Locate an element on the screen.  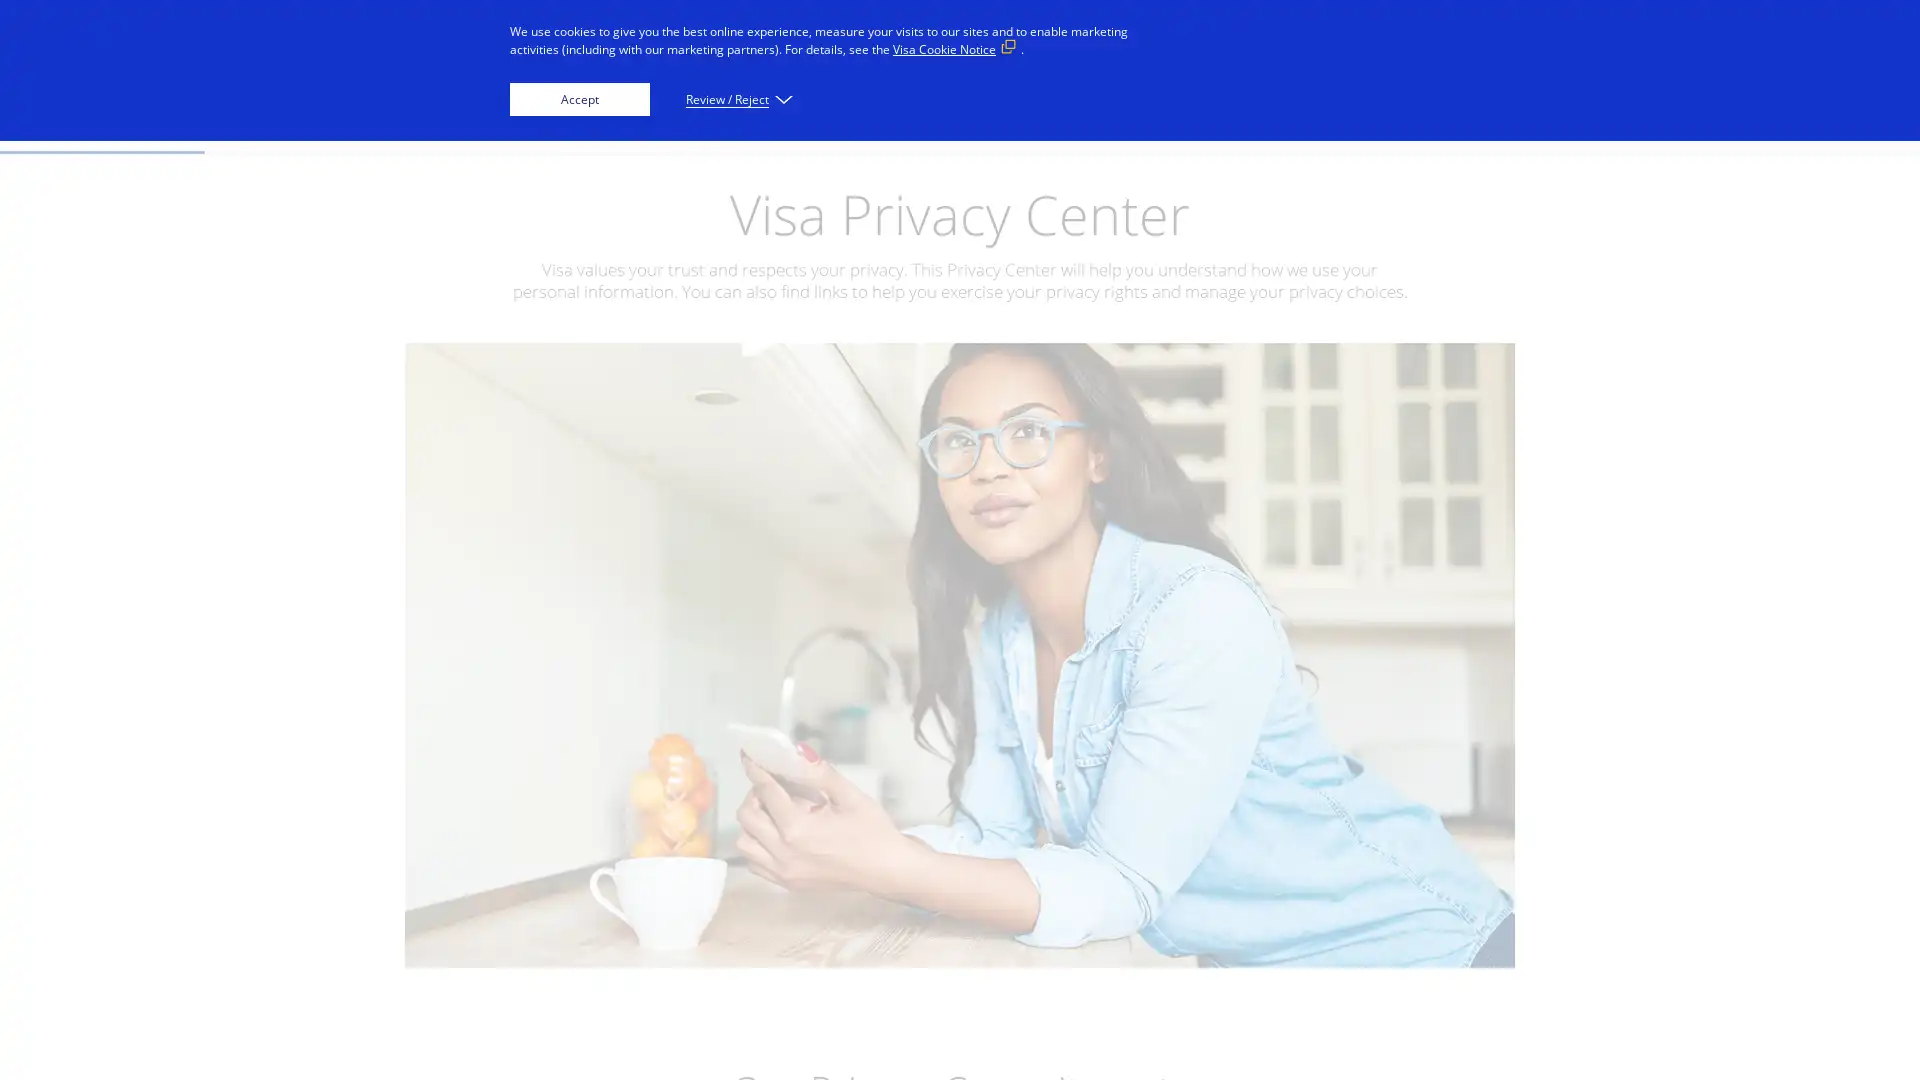
Accept is located at coordinates (579, 99).